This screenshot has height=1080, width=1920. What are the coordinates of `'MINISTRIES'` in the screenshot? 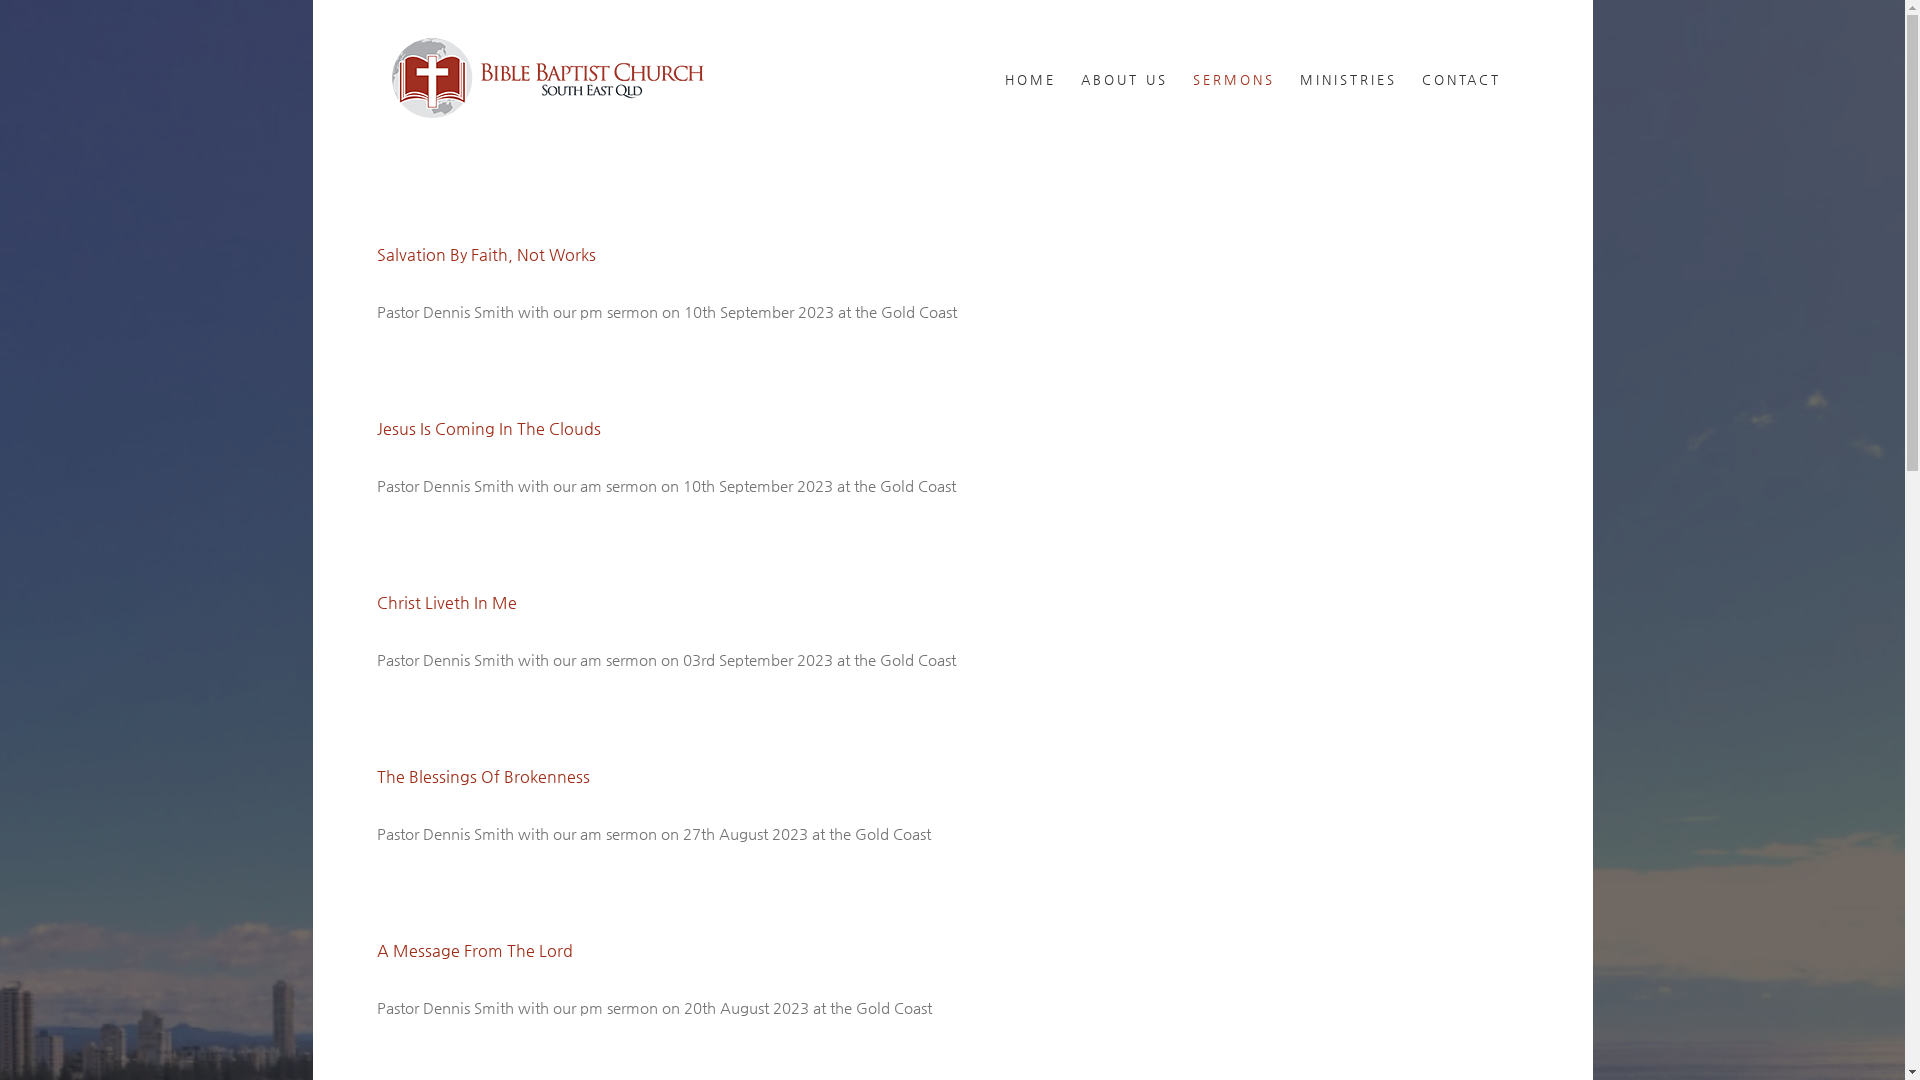 It's located at (1300, 77).